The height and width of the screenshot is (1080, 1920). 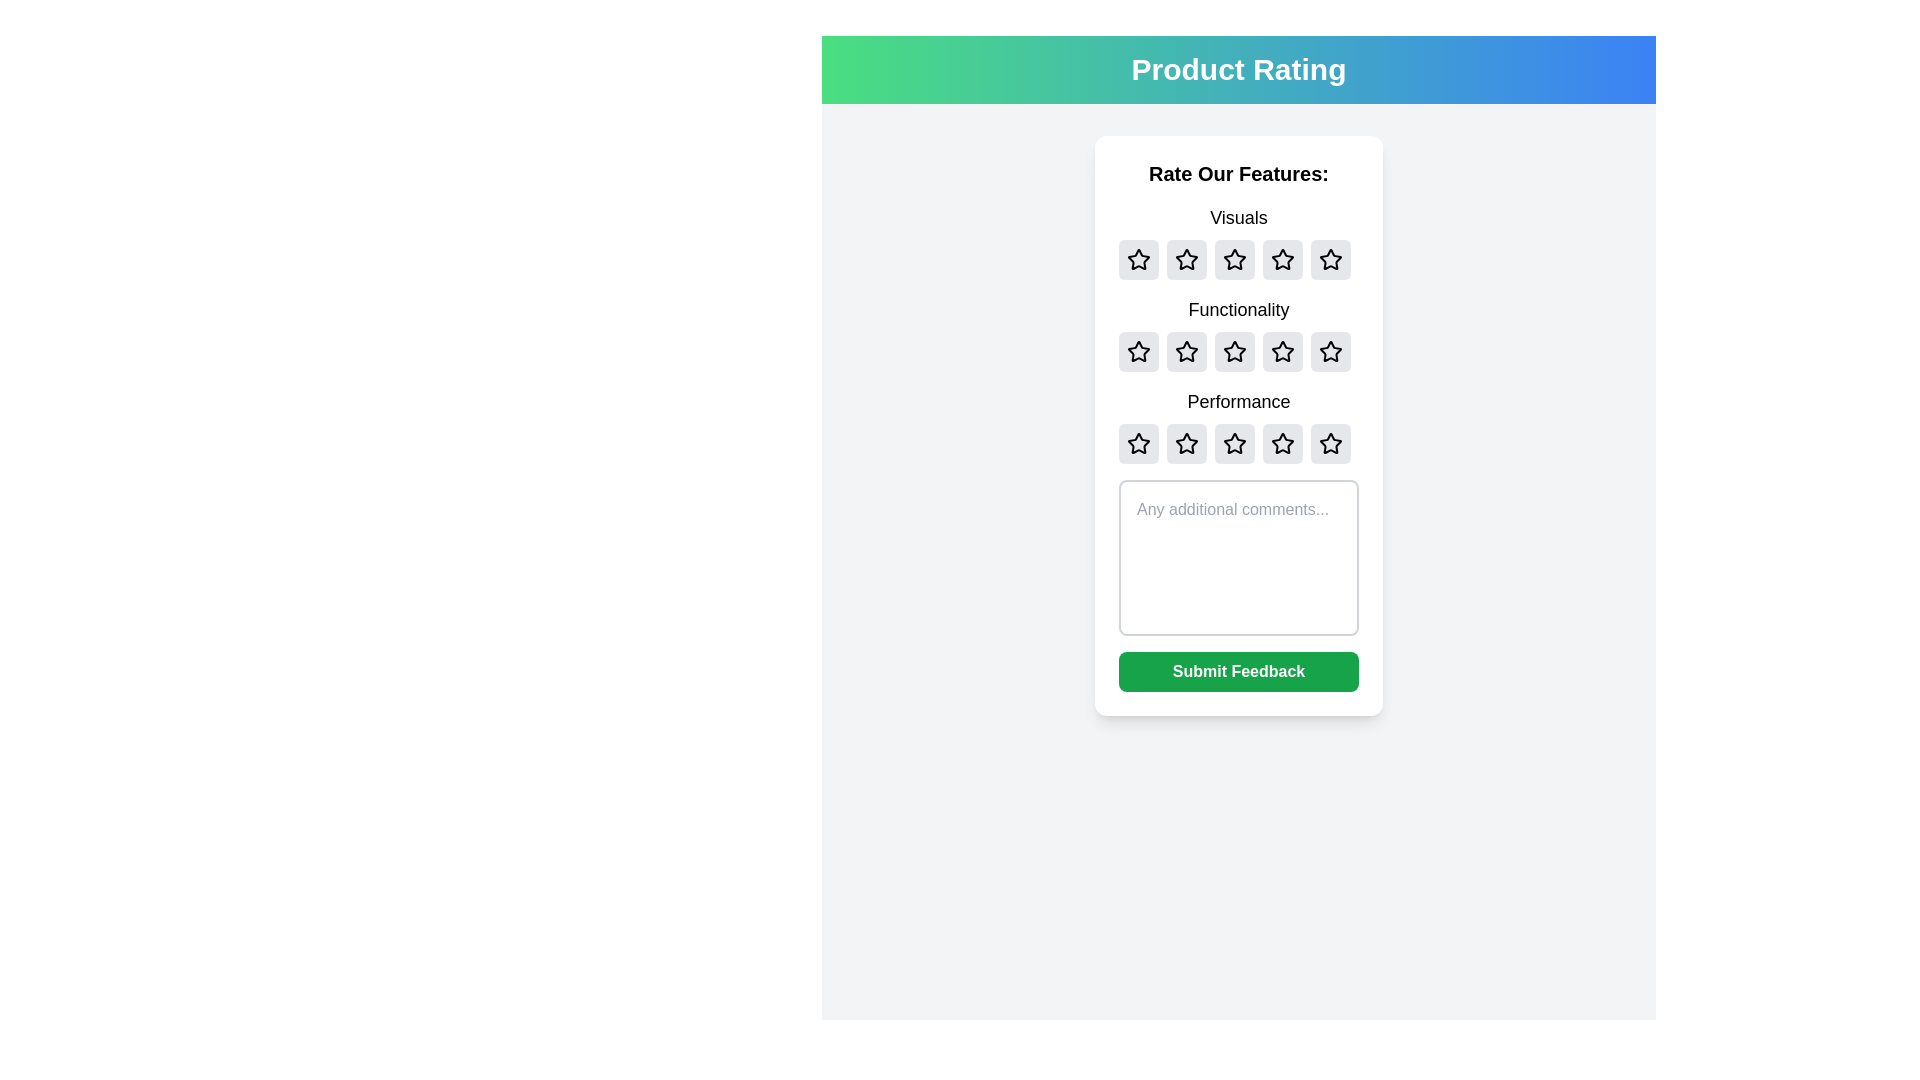 What do you see at coordinates (1138, 350) in the screenshot?
I see `the star icon for rating functionality in the 'Rate Our Features' section` at bounding box center [1138, 350].